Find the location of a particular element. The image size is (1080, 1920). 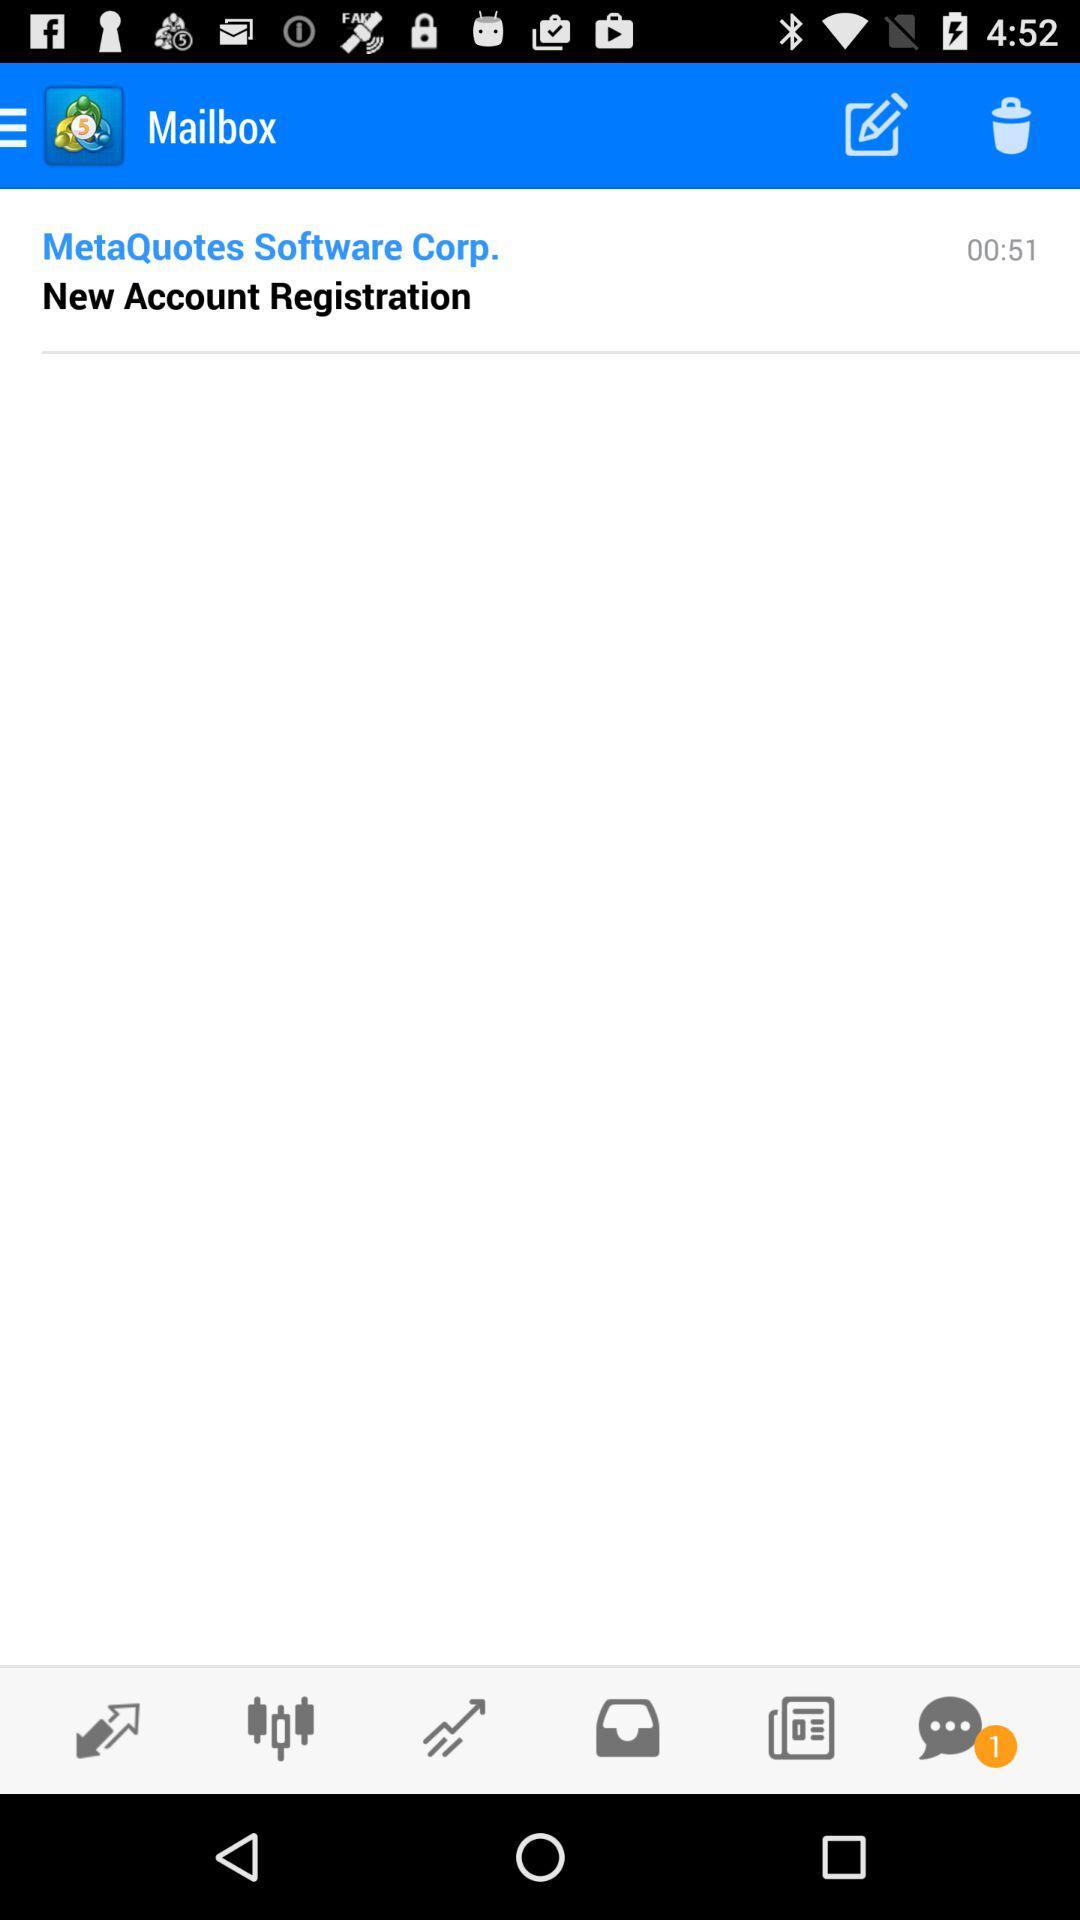

the edit icon is located at coordinates (97, 1849).